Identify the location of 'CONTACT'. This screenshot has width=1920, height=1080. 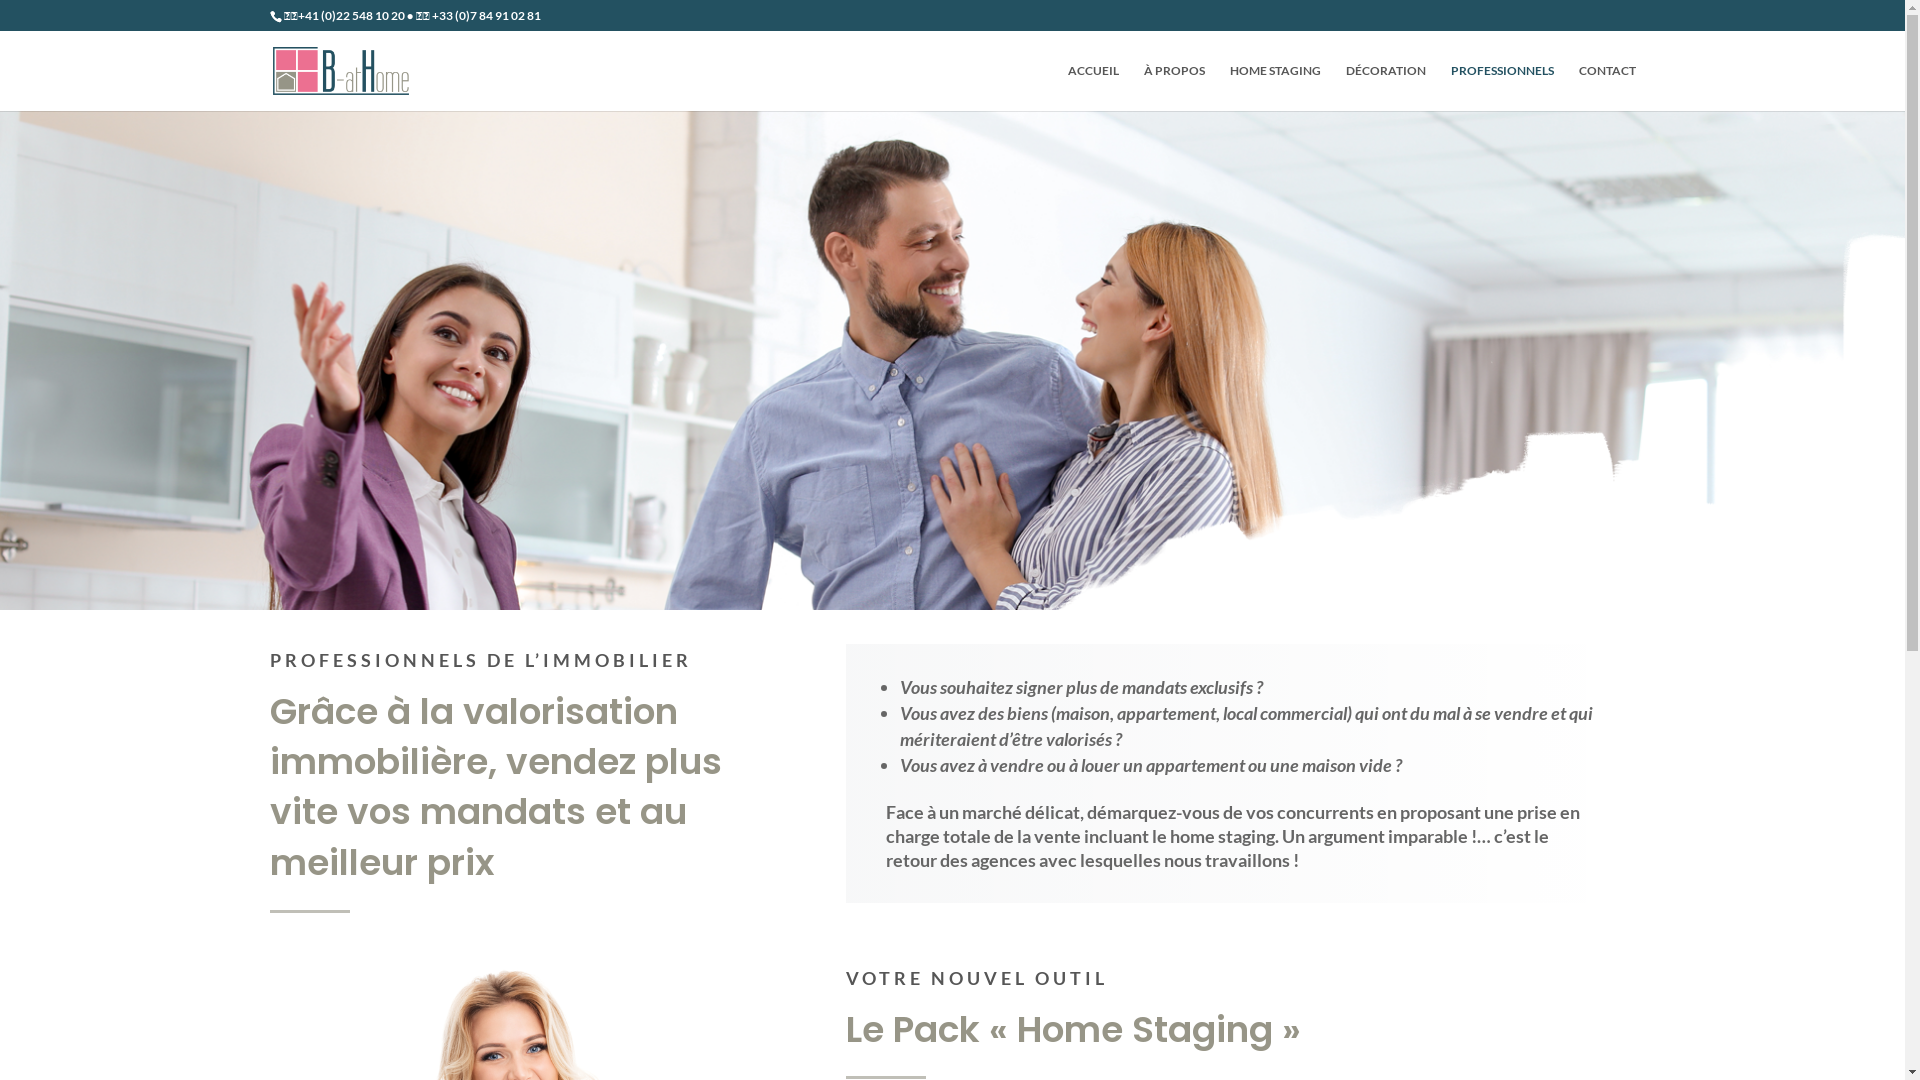
(1606, 86).